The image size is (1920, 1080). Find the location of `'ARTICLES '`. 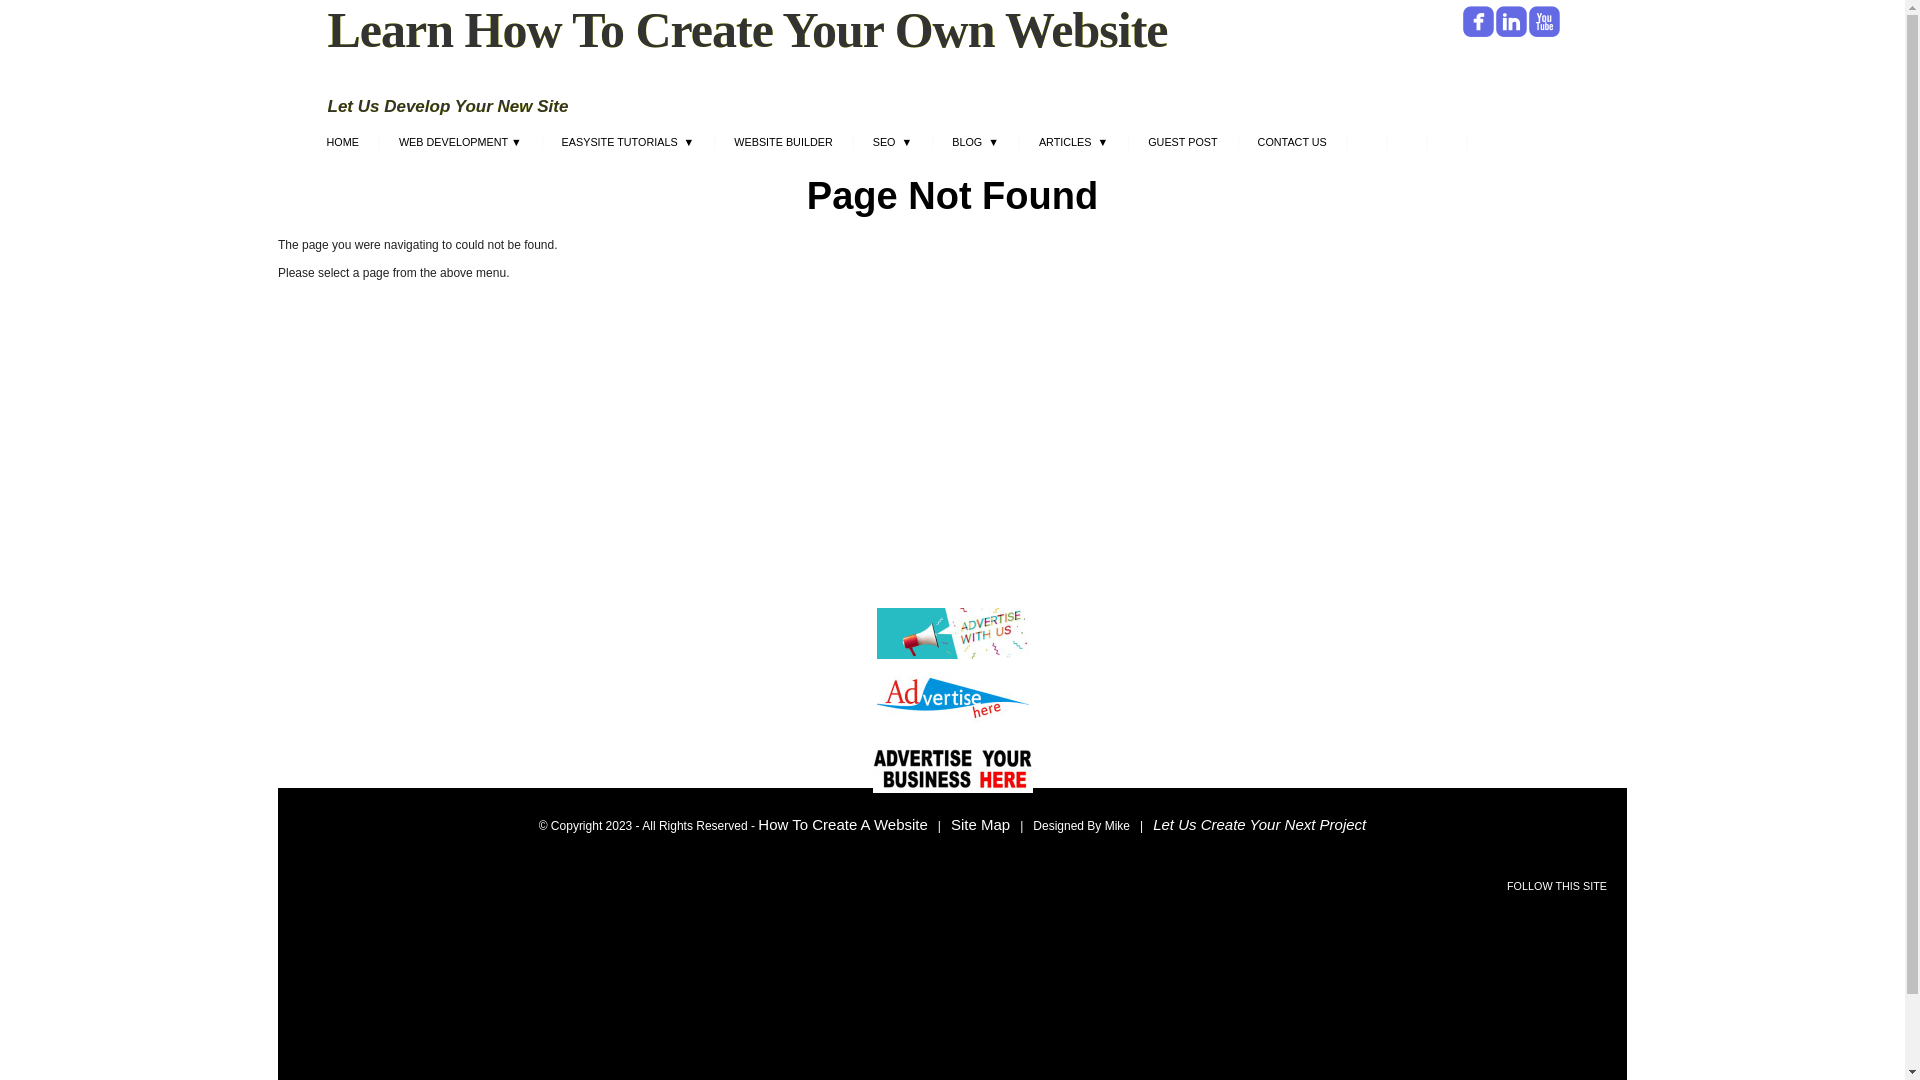

'ARTICLES ' is located at coordinates (1072, 144).